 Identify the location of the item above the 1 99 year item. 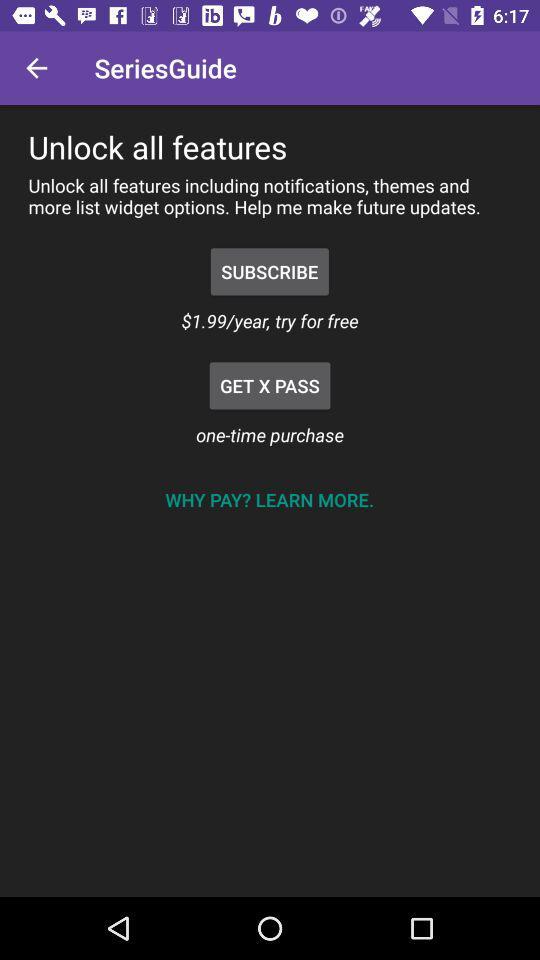
(269, 270).